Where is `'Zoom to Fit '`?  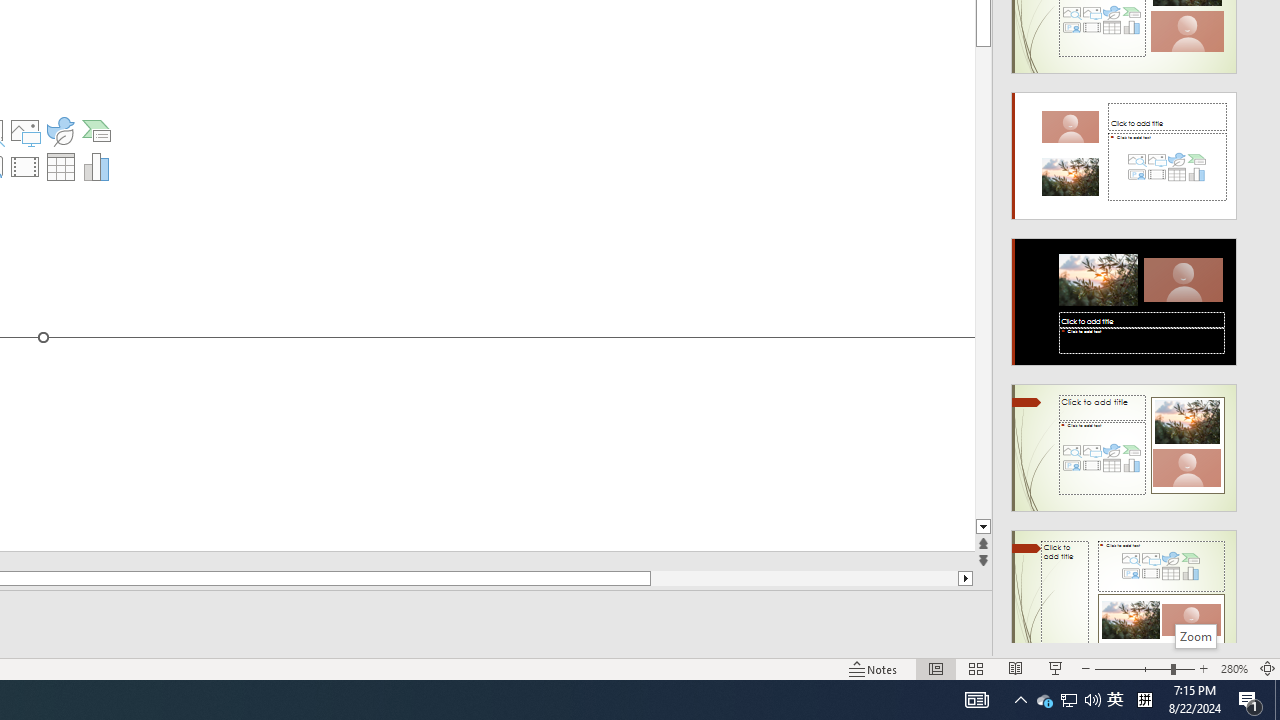
'Zoom to Fit ' is located at coordinates (1266, 669).